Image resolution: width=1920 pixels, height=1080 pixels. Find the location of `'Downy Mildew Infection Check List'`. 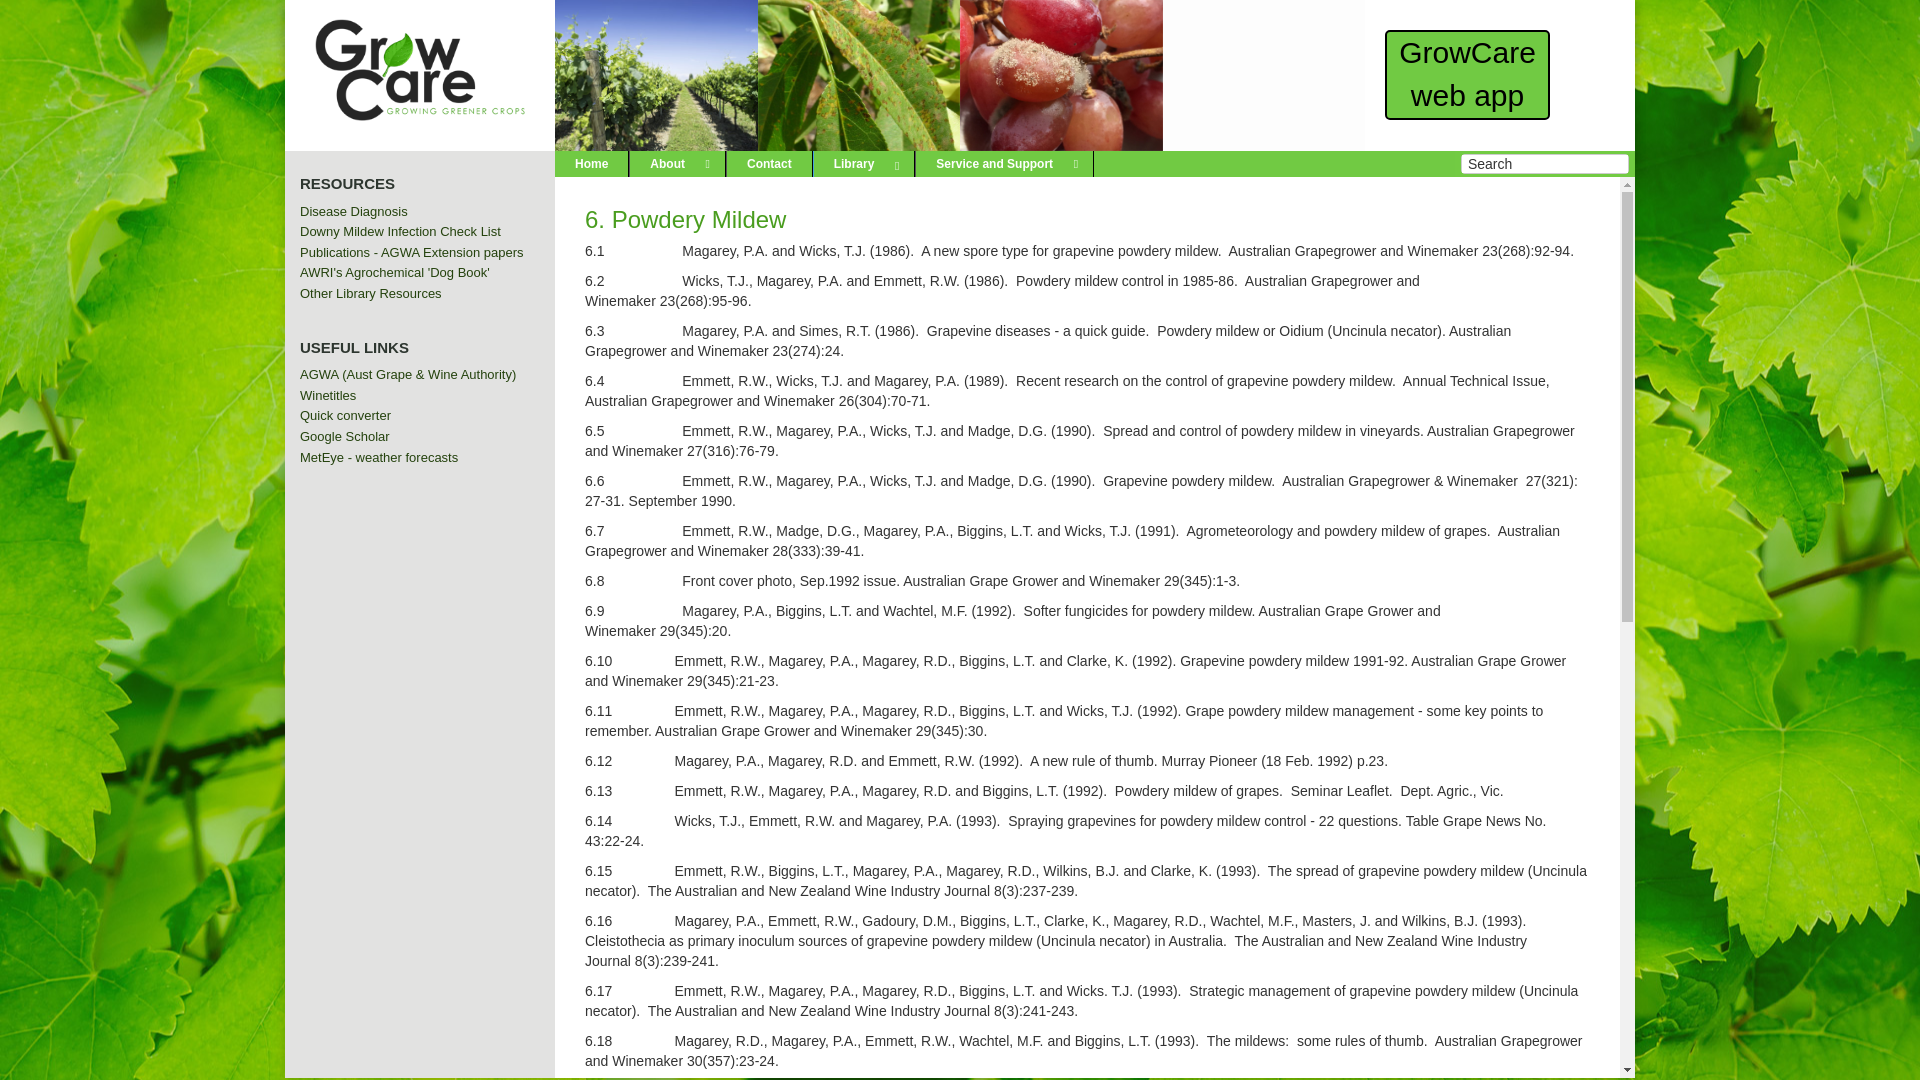

'Downy Mildew Infection Check List' is located at coordinates (298, 230).